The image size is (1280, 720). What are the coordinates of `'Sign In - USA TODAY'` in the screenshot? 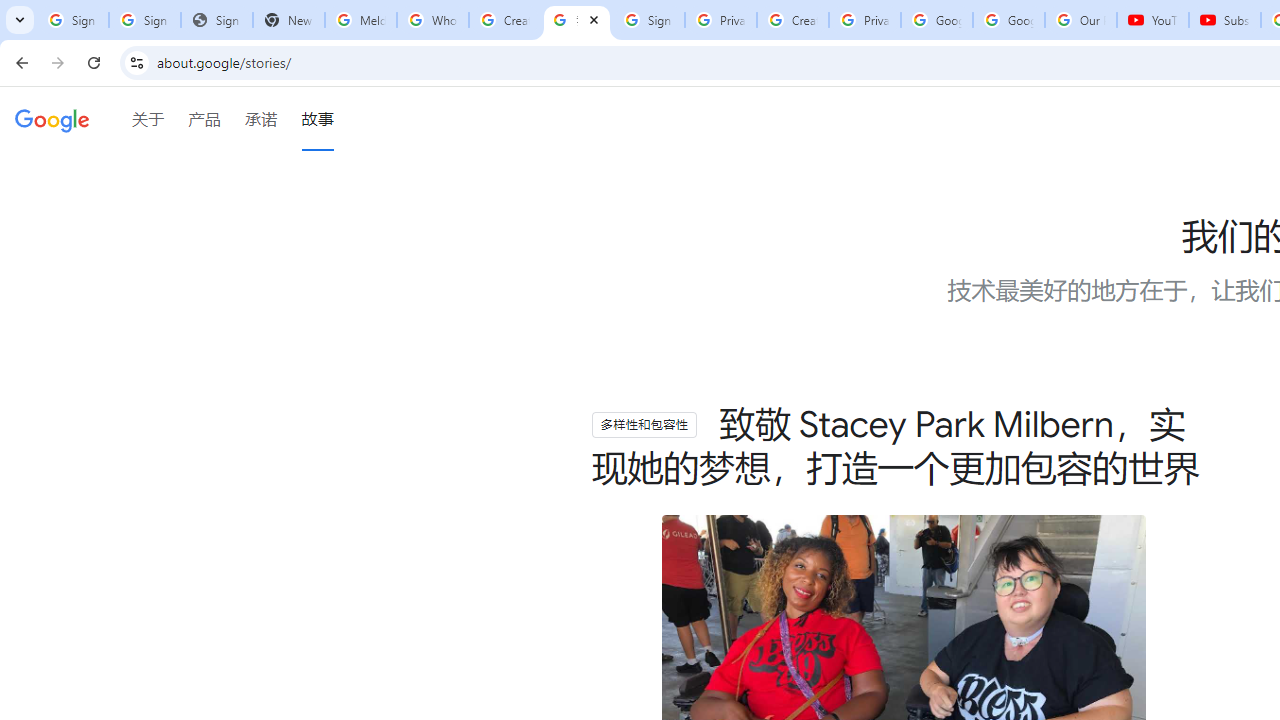 It's located at (216, 20).